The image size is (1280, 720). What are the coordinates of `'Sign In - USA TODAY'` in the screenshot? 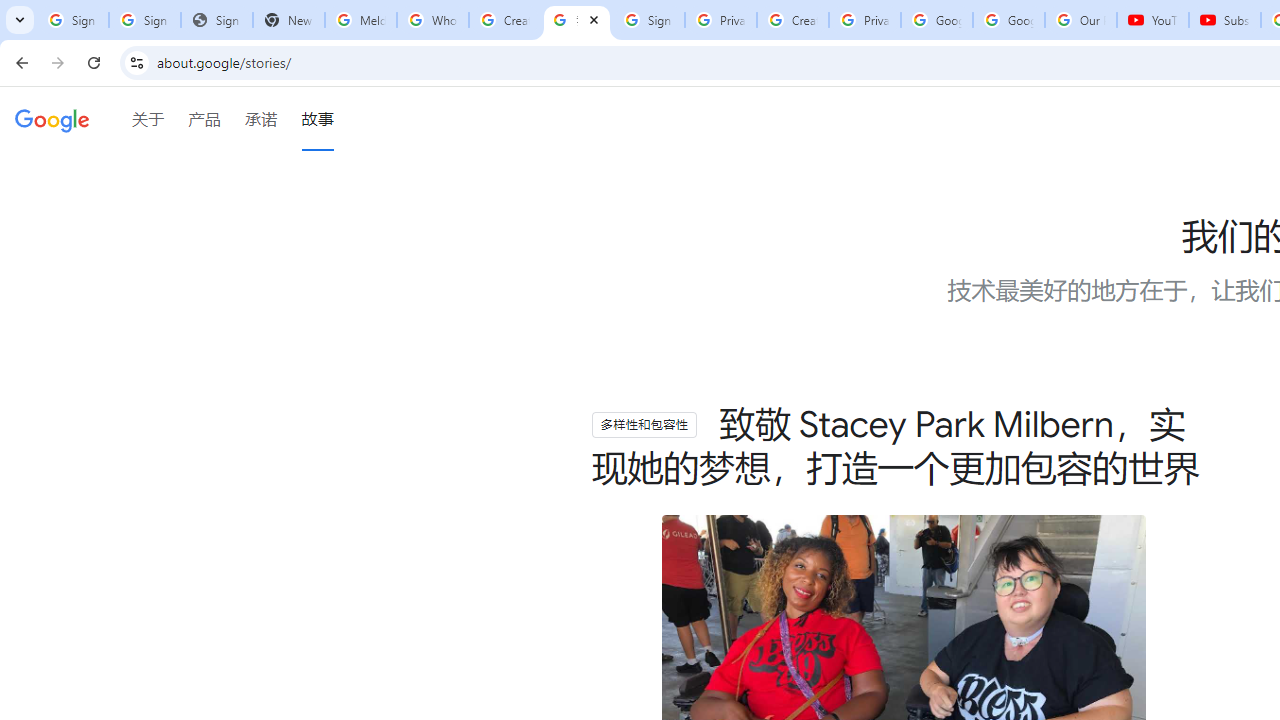 It's located at (216, 20).